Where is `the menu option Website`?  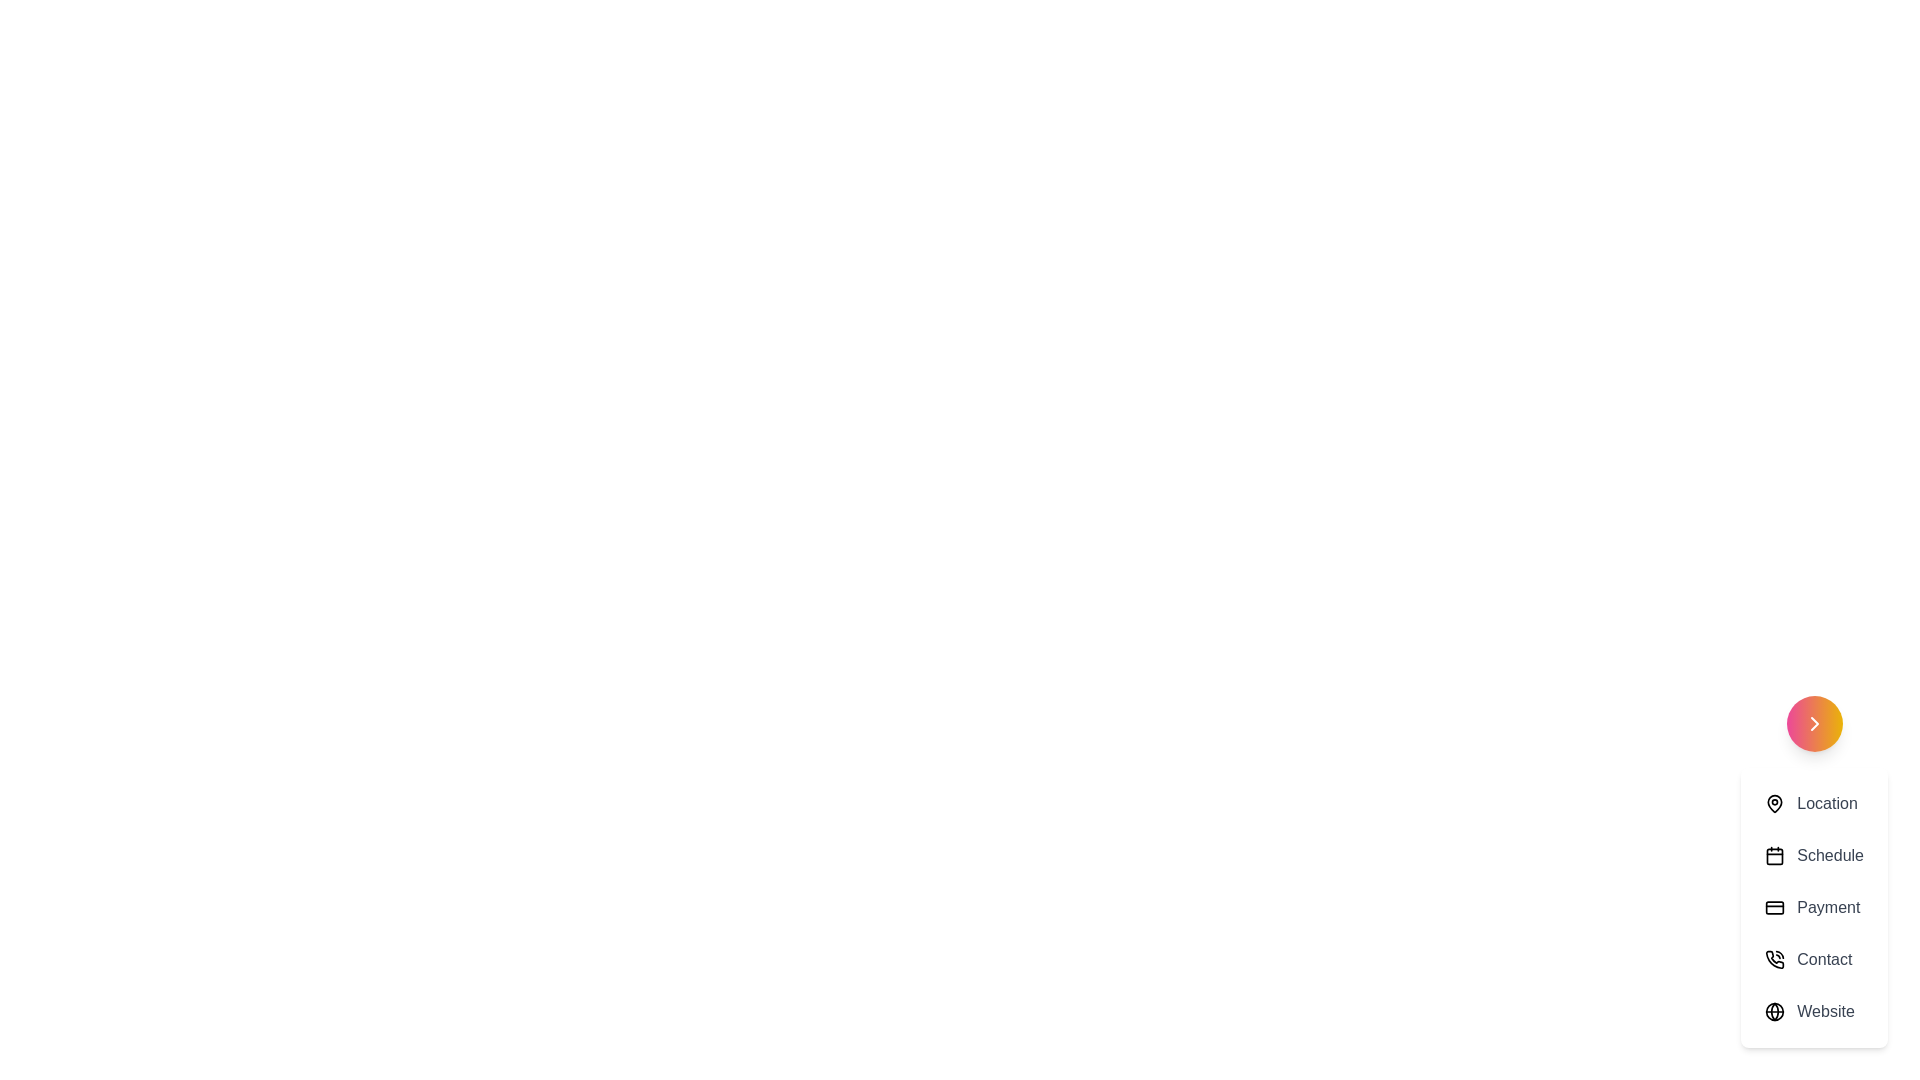 the menu option Website is located at coordinates (1814, 1011).